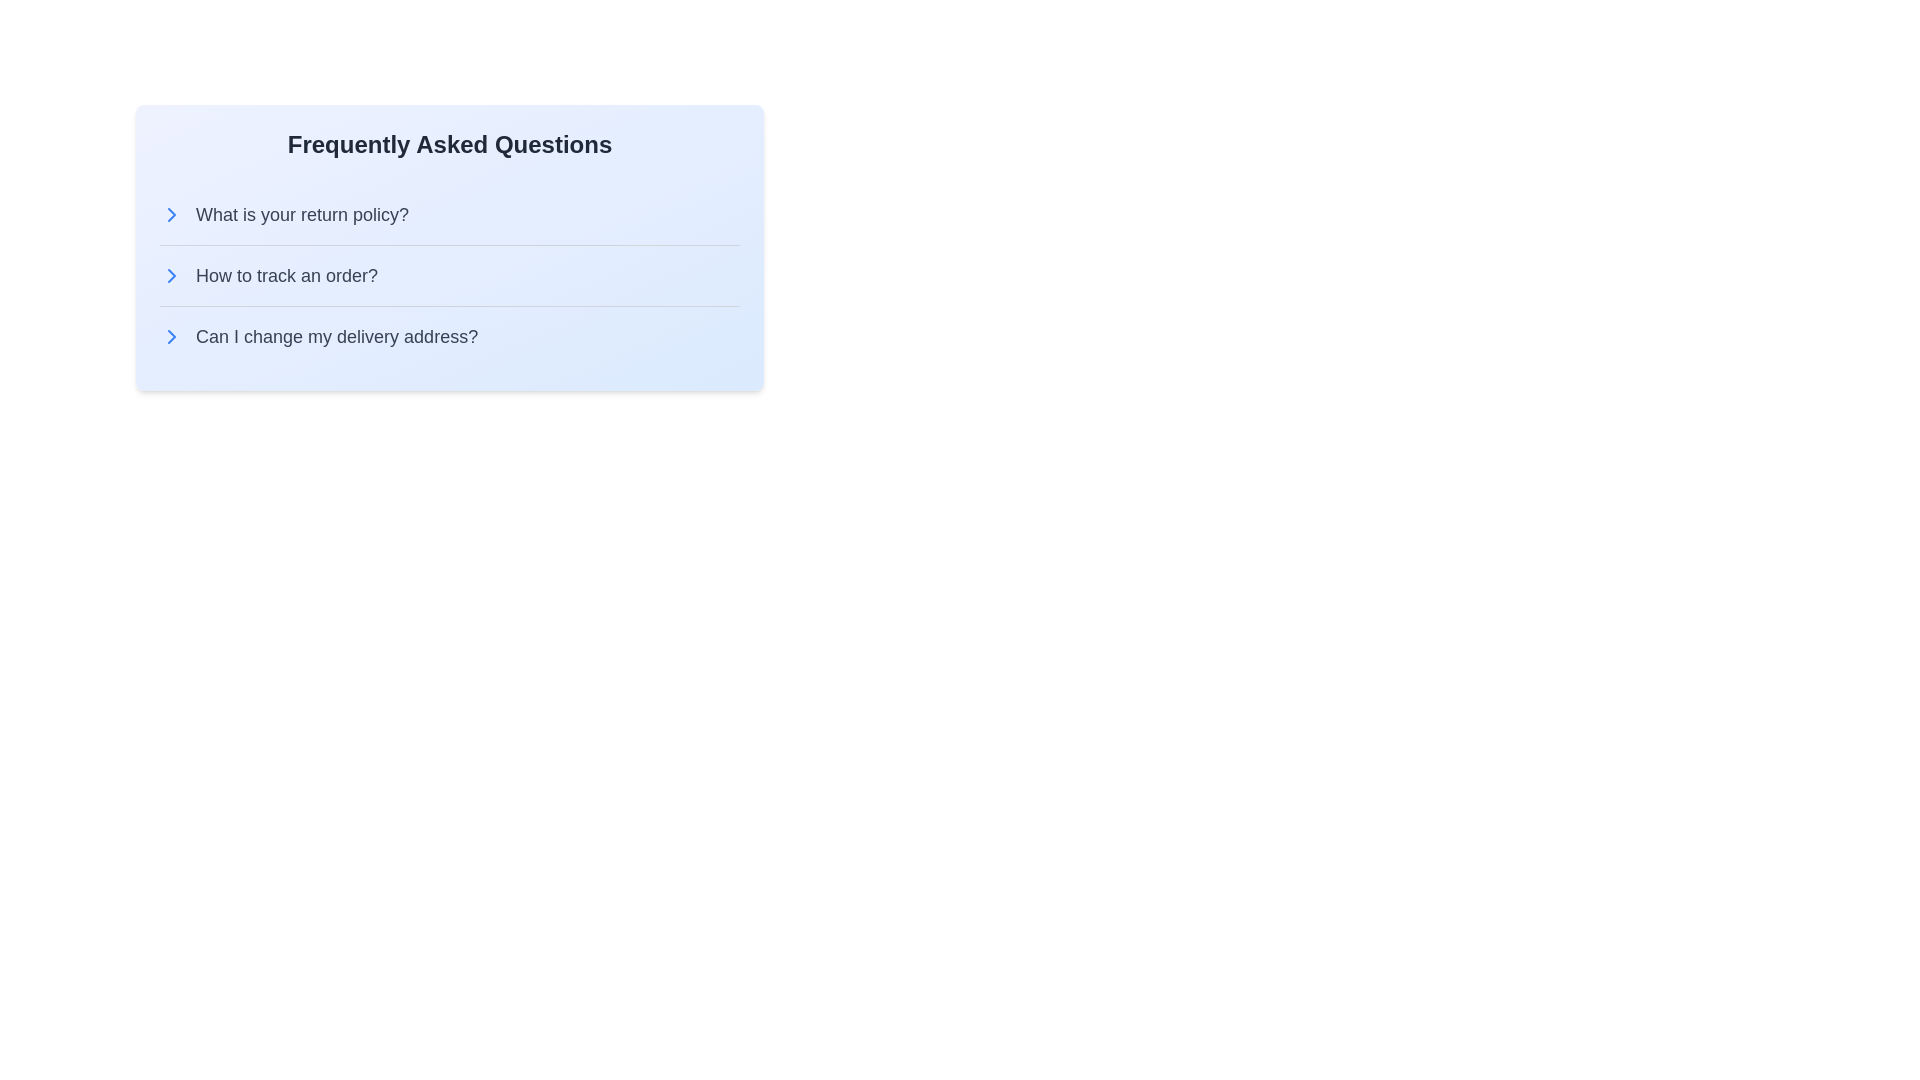  I want to click on the button styled as a text item labeled 'Can I change my delivery address?', so click(449, 335).